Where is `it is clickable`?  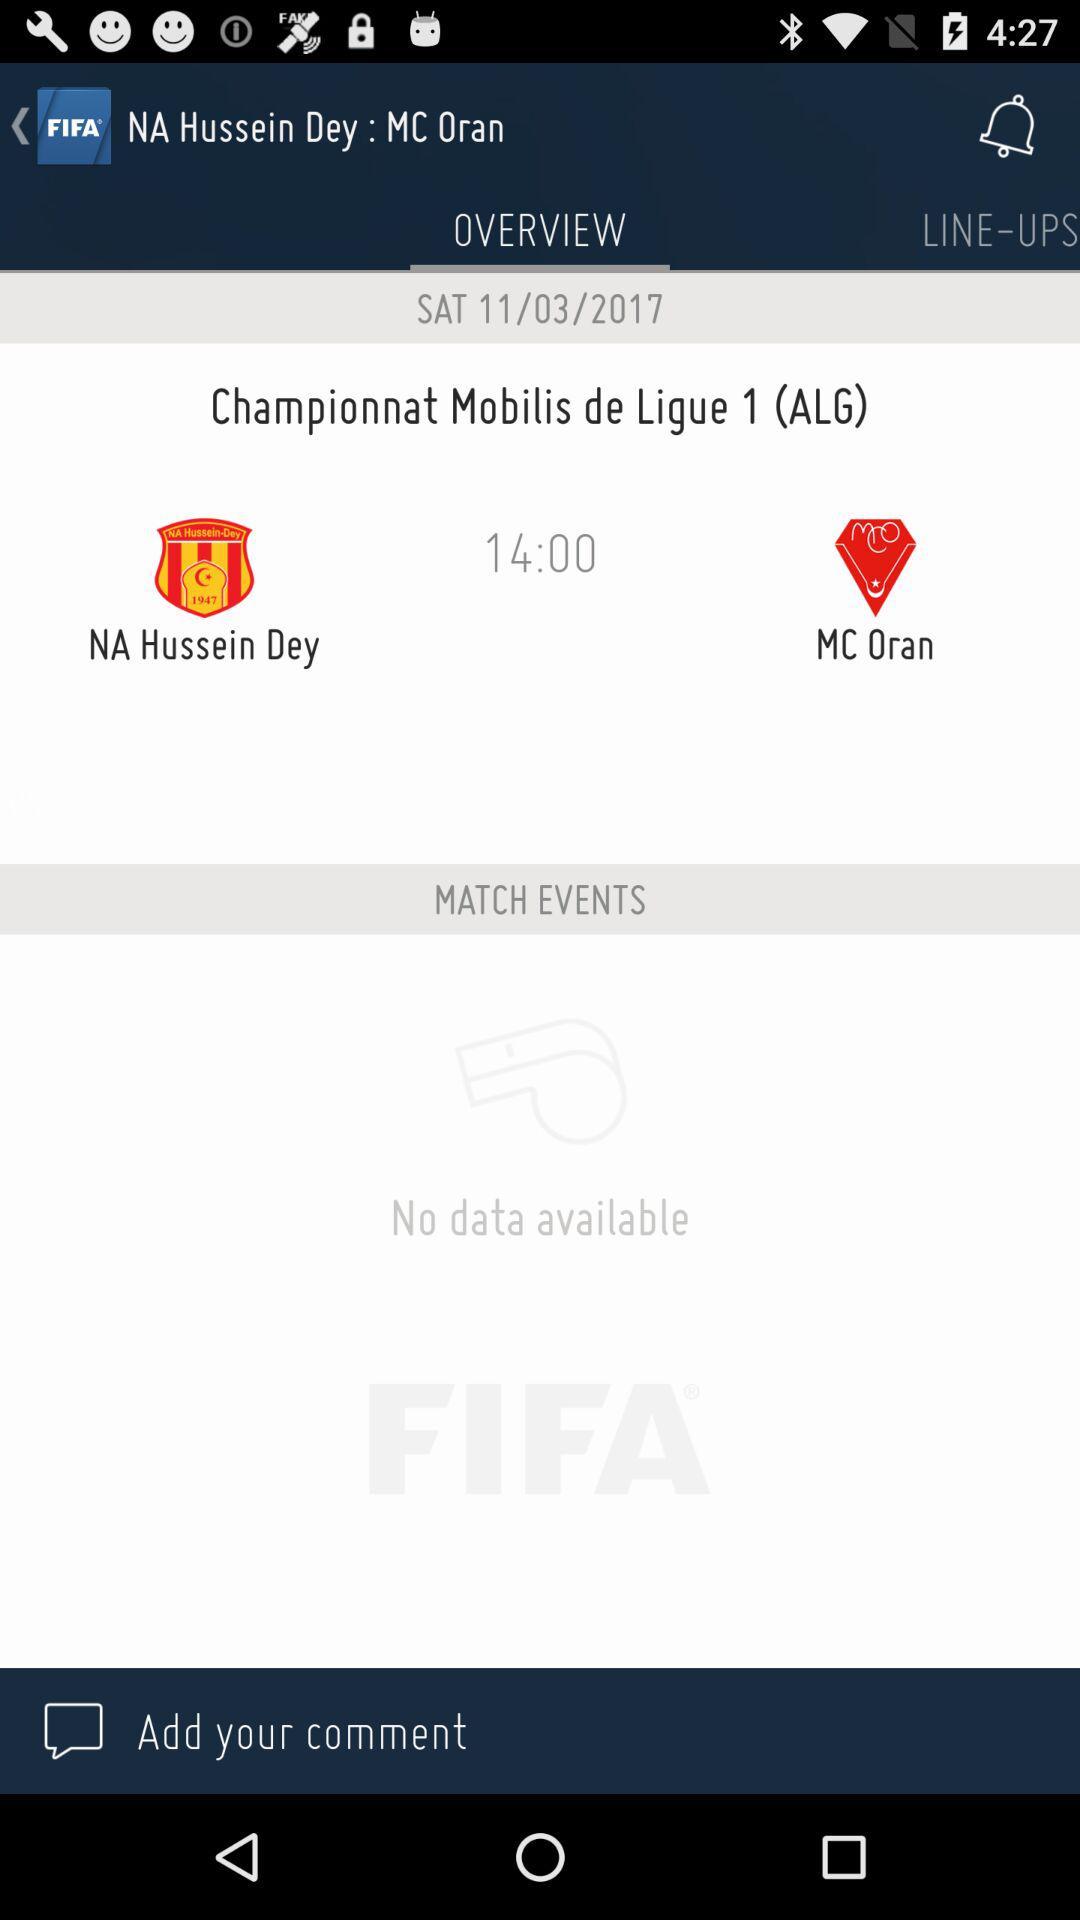
it is clickable is located at coordinates (1000, 229).